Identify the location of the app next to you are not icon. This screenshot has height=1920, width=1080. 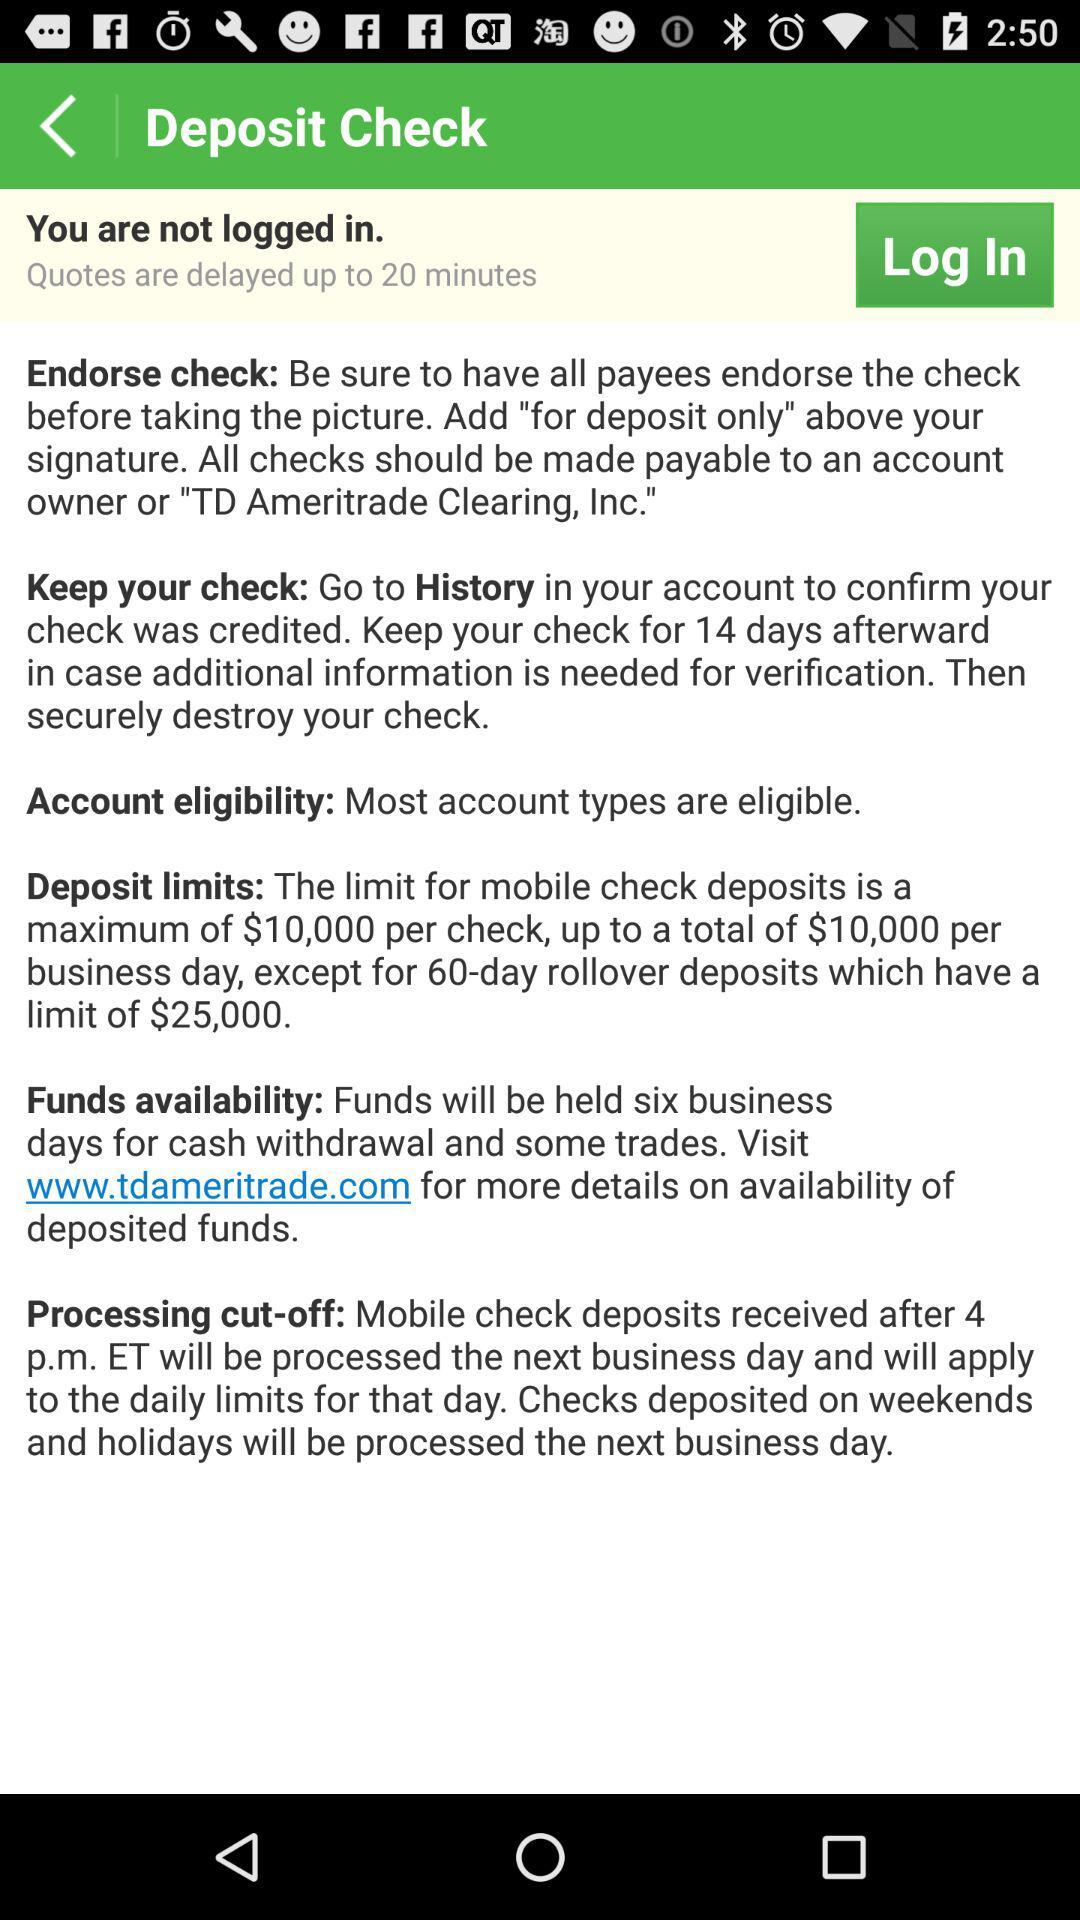
(953, 253).